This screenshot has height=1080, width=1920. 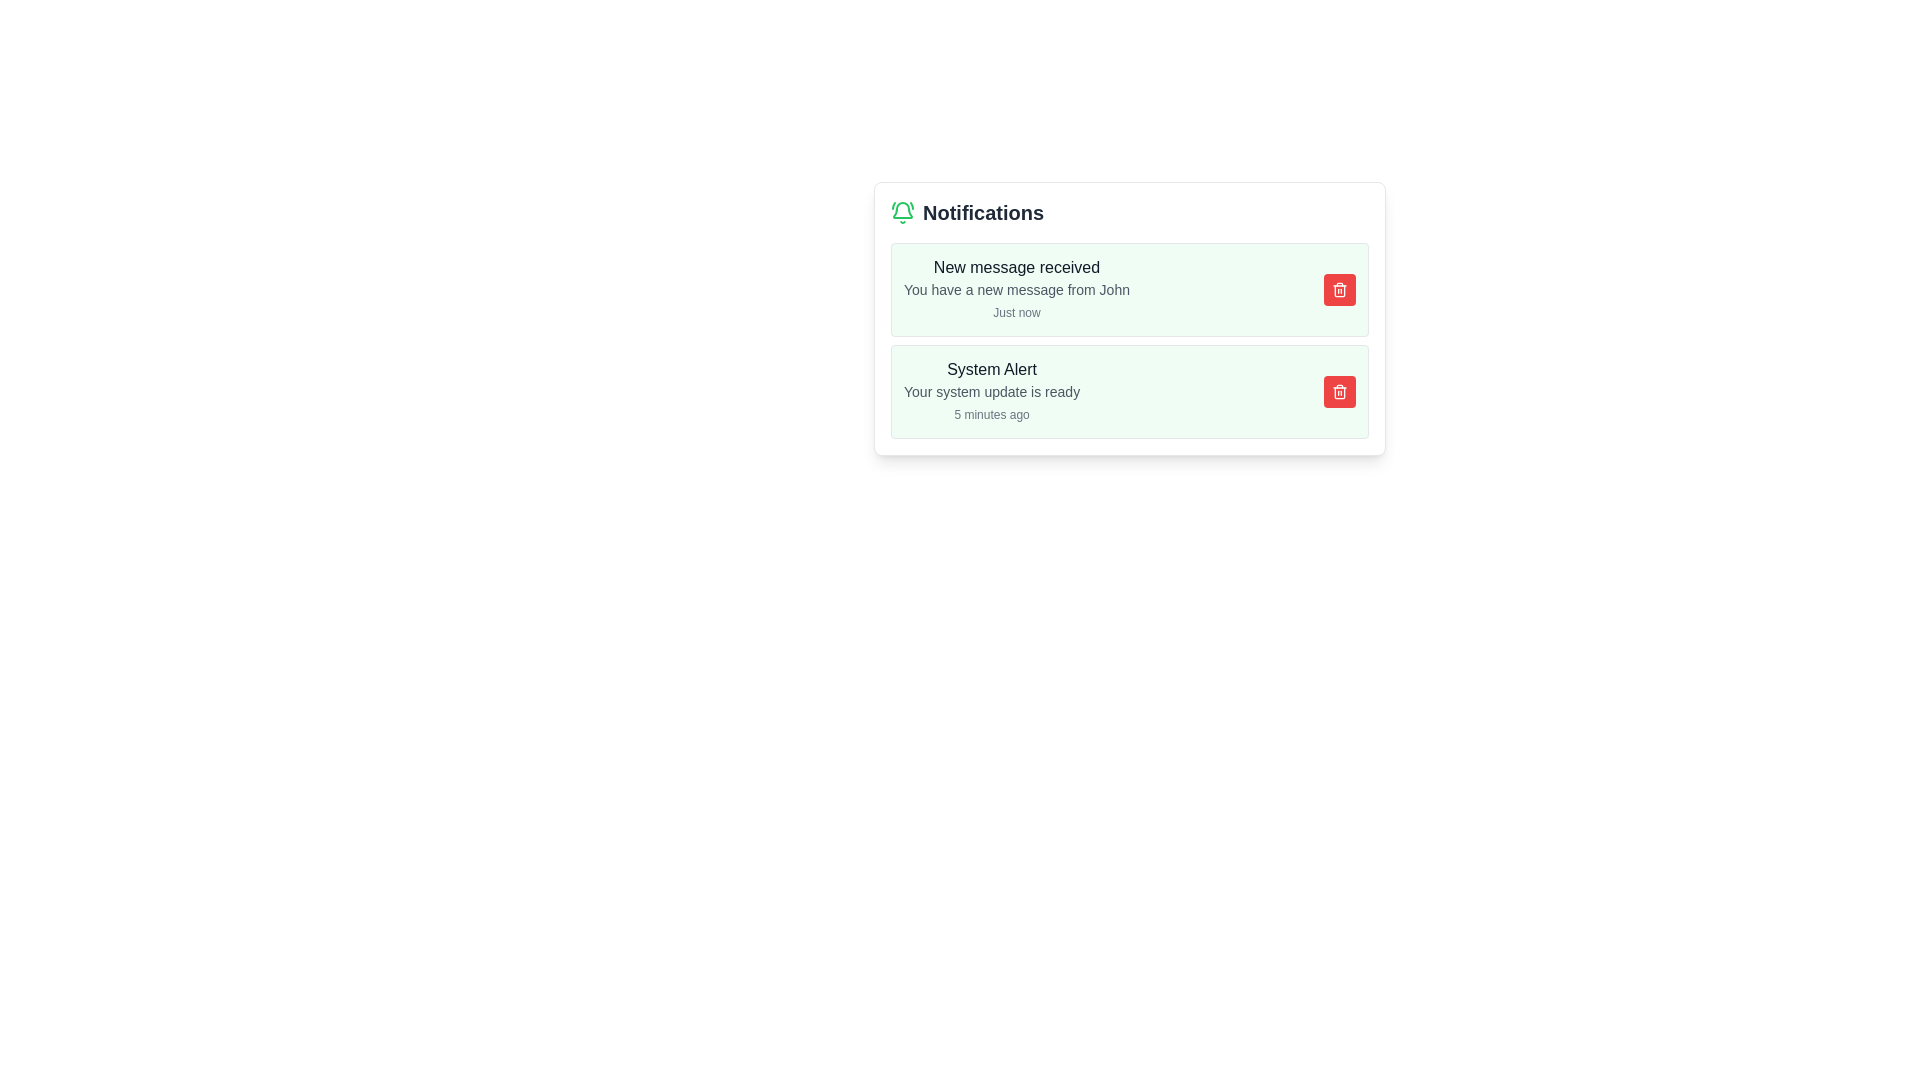 What do you see at coordinates (1017, 312) in the screenshot?
I see `the text label displaying 'Just now' in gray color, located at the bottom-right of the notification card` at bounding box center [1017, 312].